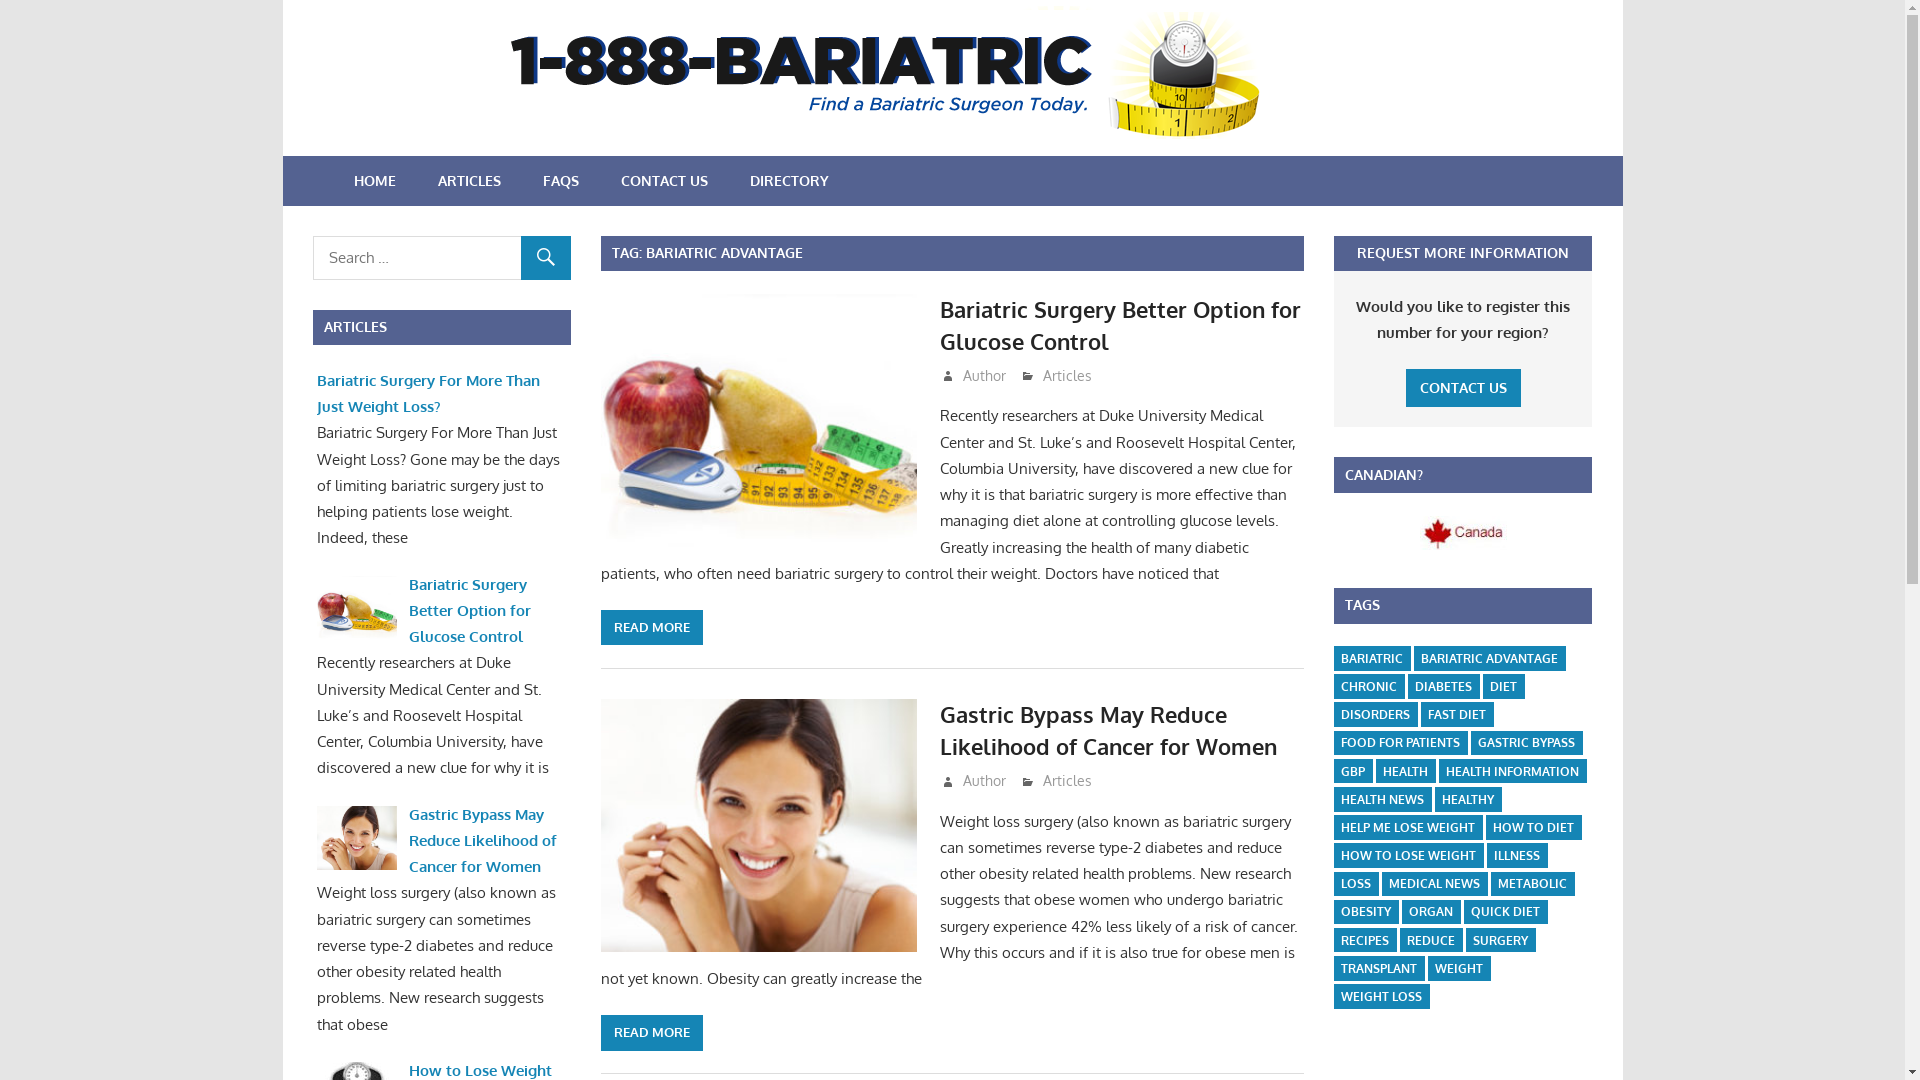 Image resolution: width=1920 pixels, height=1080 pixels. I want to click on 'REDUCE', so click(1429, 940).